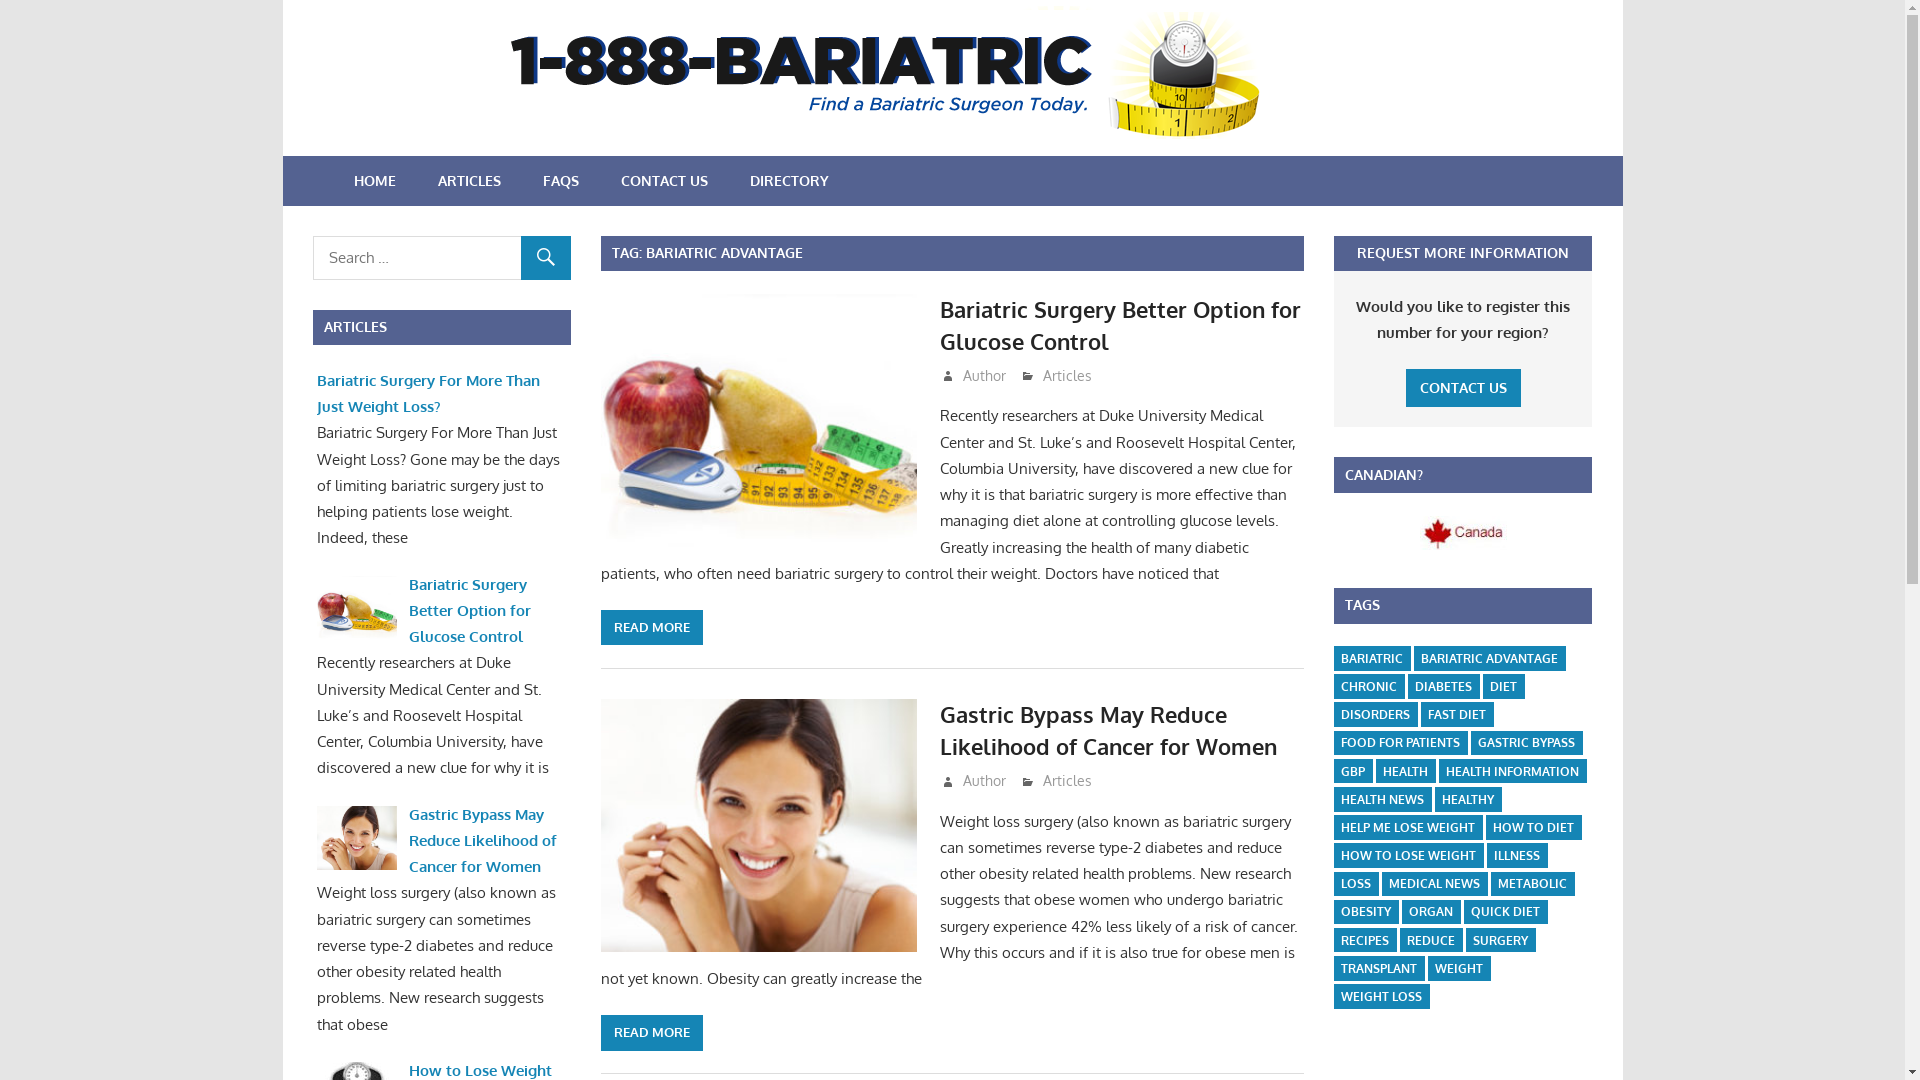 Image resolution: width=1920 pixels, height=1080 pixels. I want to click on 'REDUCE', so click(1429, 940).